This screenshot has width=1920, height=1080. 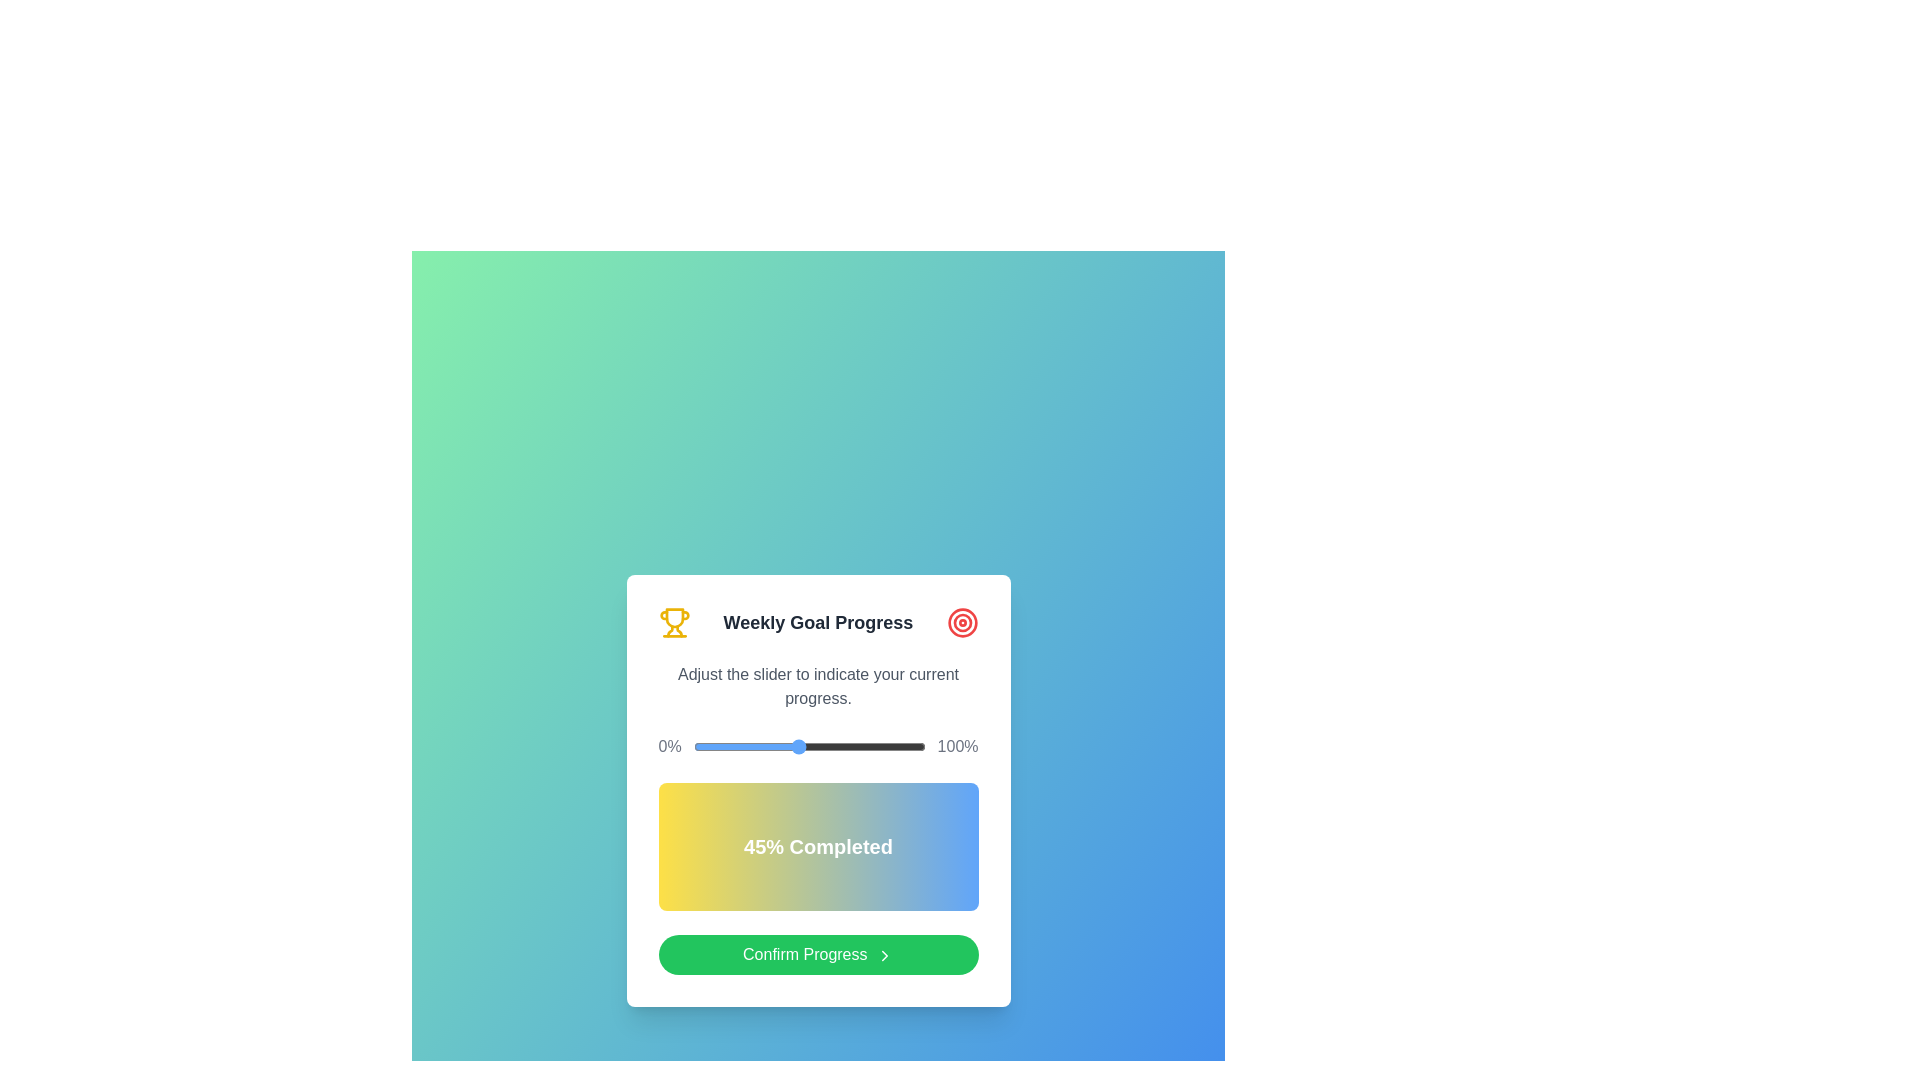 What do you see at coordinates (908, 747) in the screenshot?
I see `the slider to set the progress to 93%` at bounding box center [908, 747].